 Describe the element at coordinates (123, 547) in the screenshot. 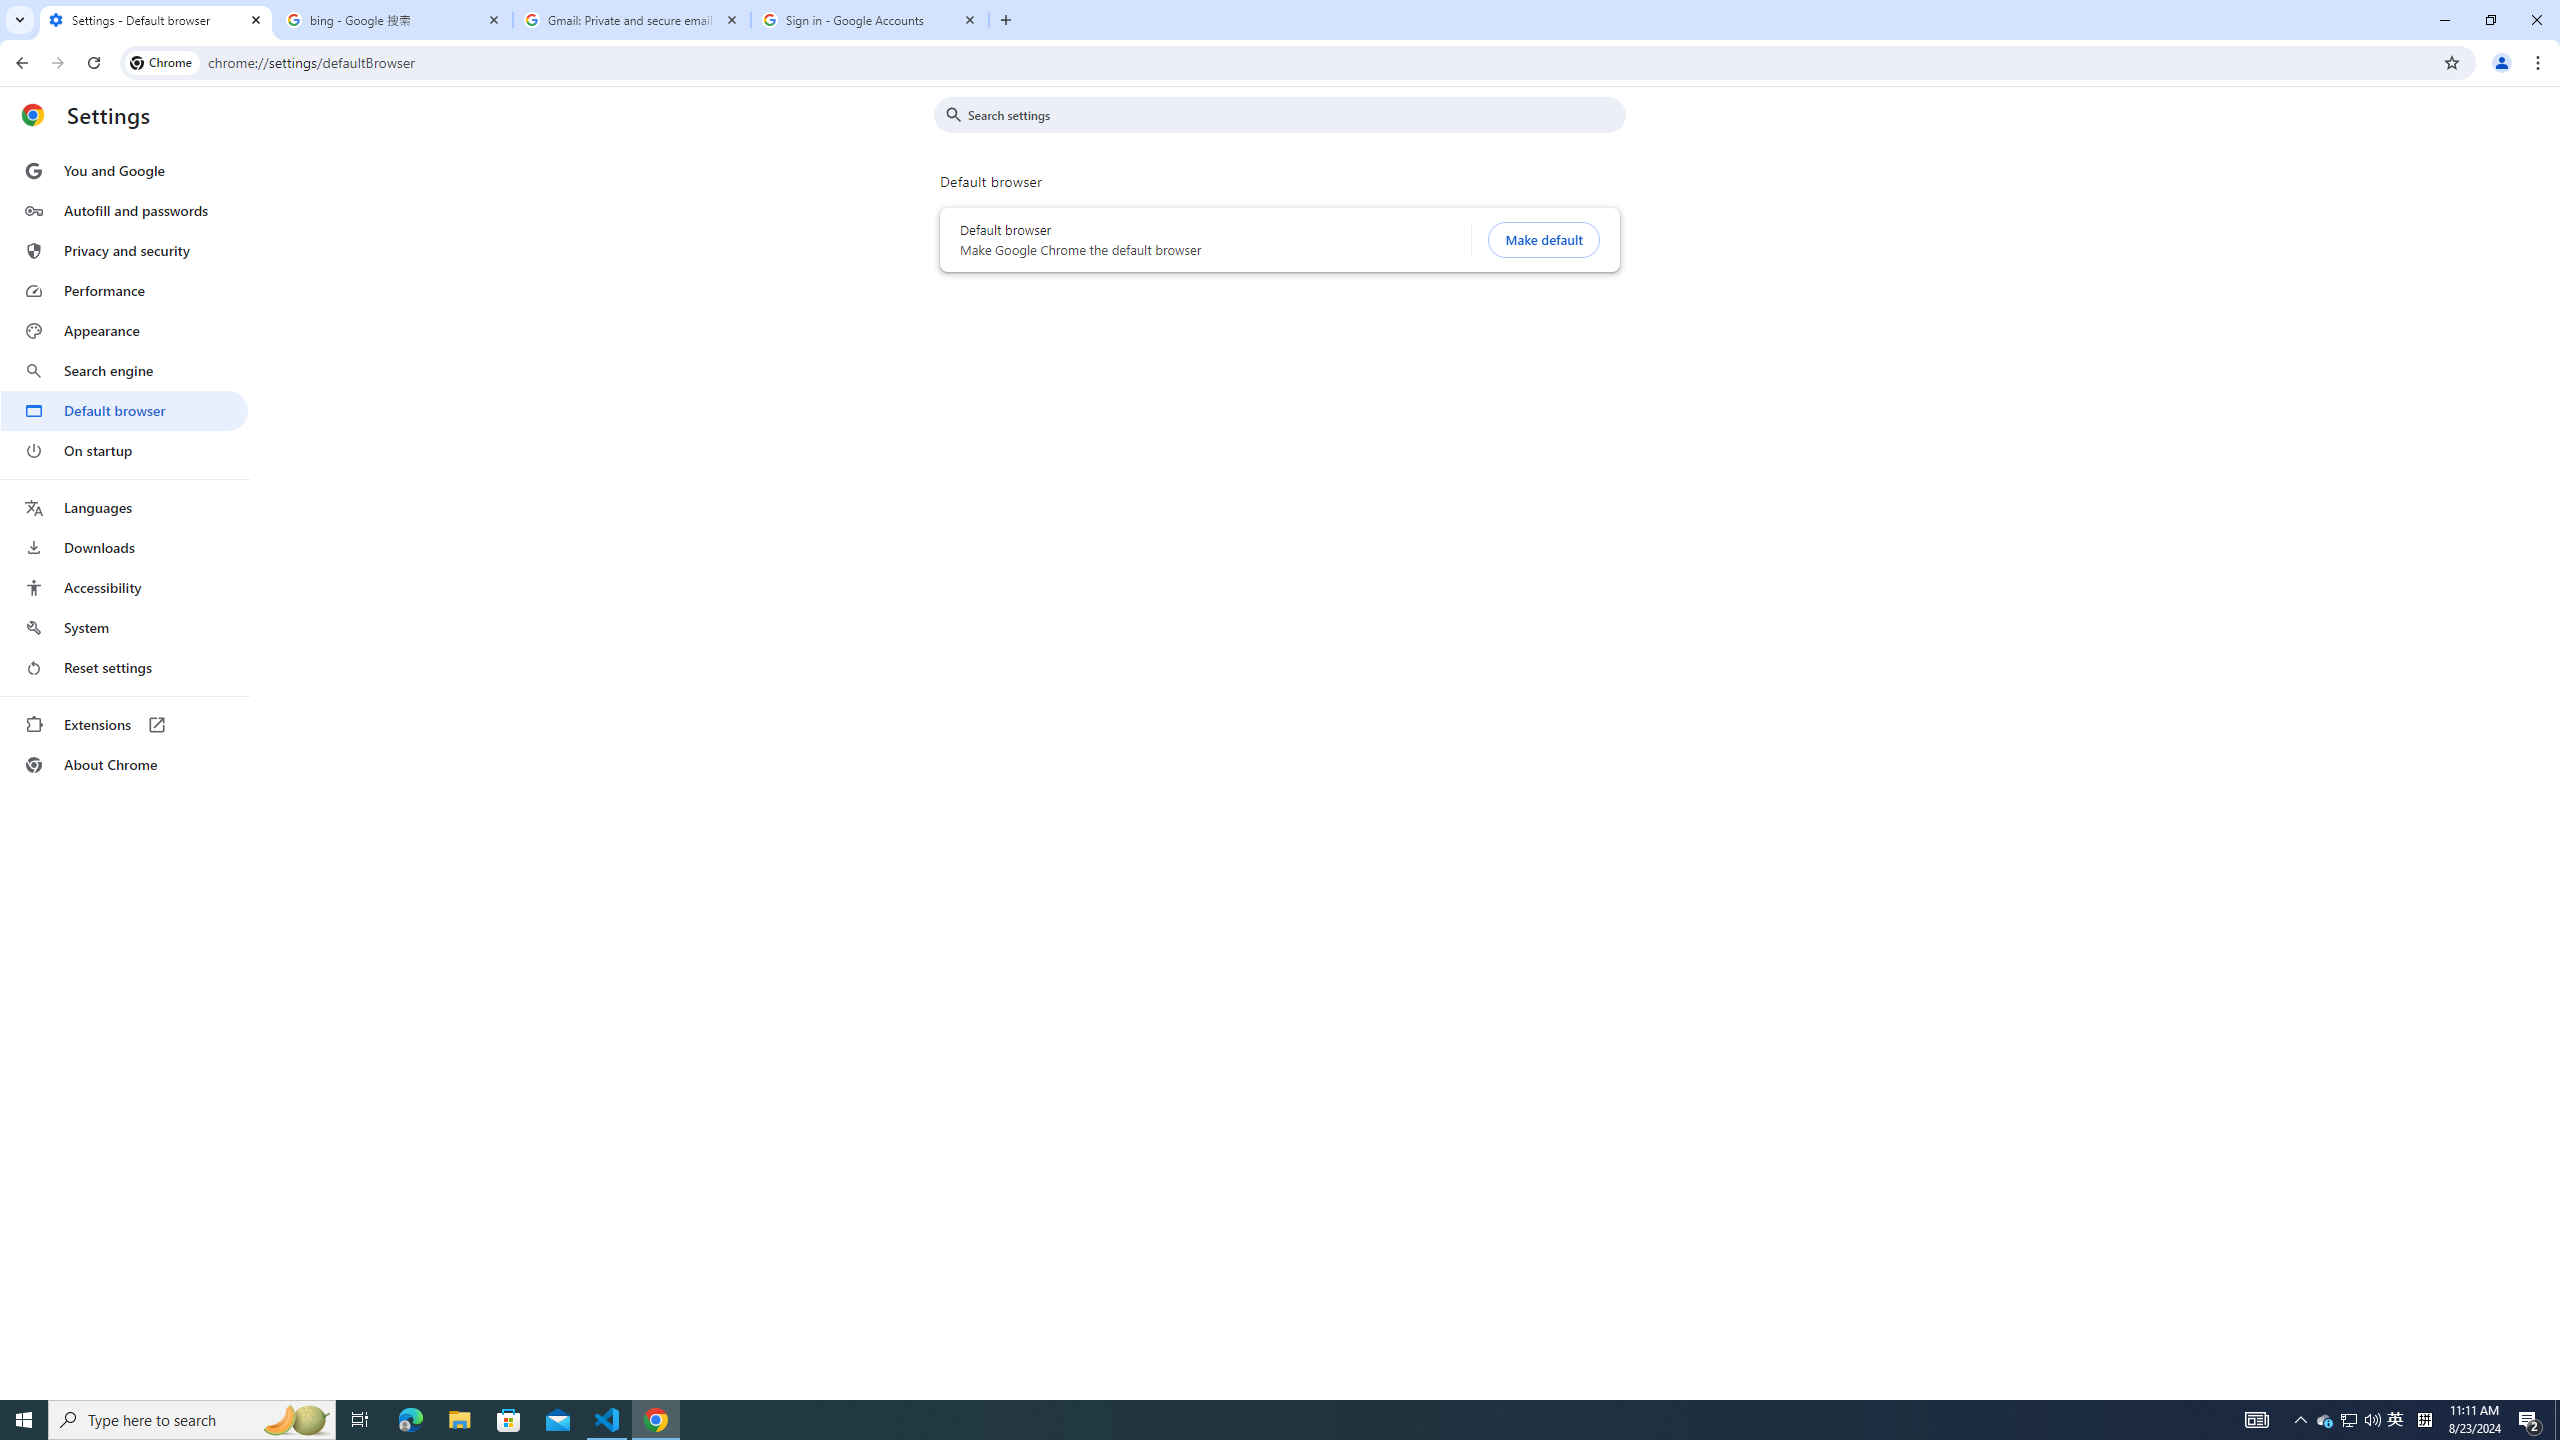

I see `'Downloads'` at that location.